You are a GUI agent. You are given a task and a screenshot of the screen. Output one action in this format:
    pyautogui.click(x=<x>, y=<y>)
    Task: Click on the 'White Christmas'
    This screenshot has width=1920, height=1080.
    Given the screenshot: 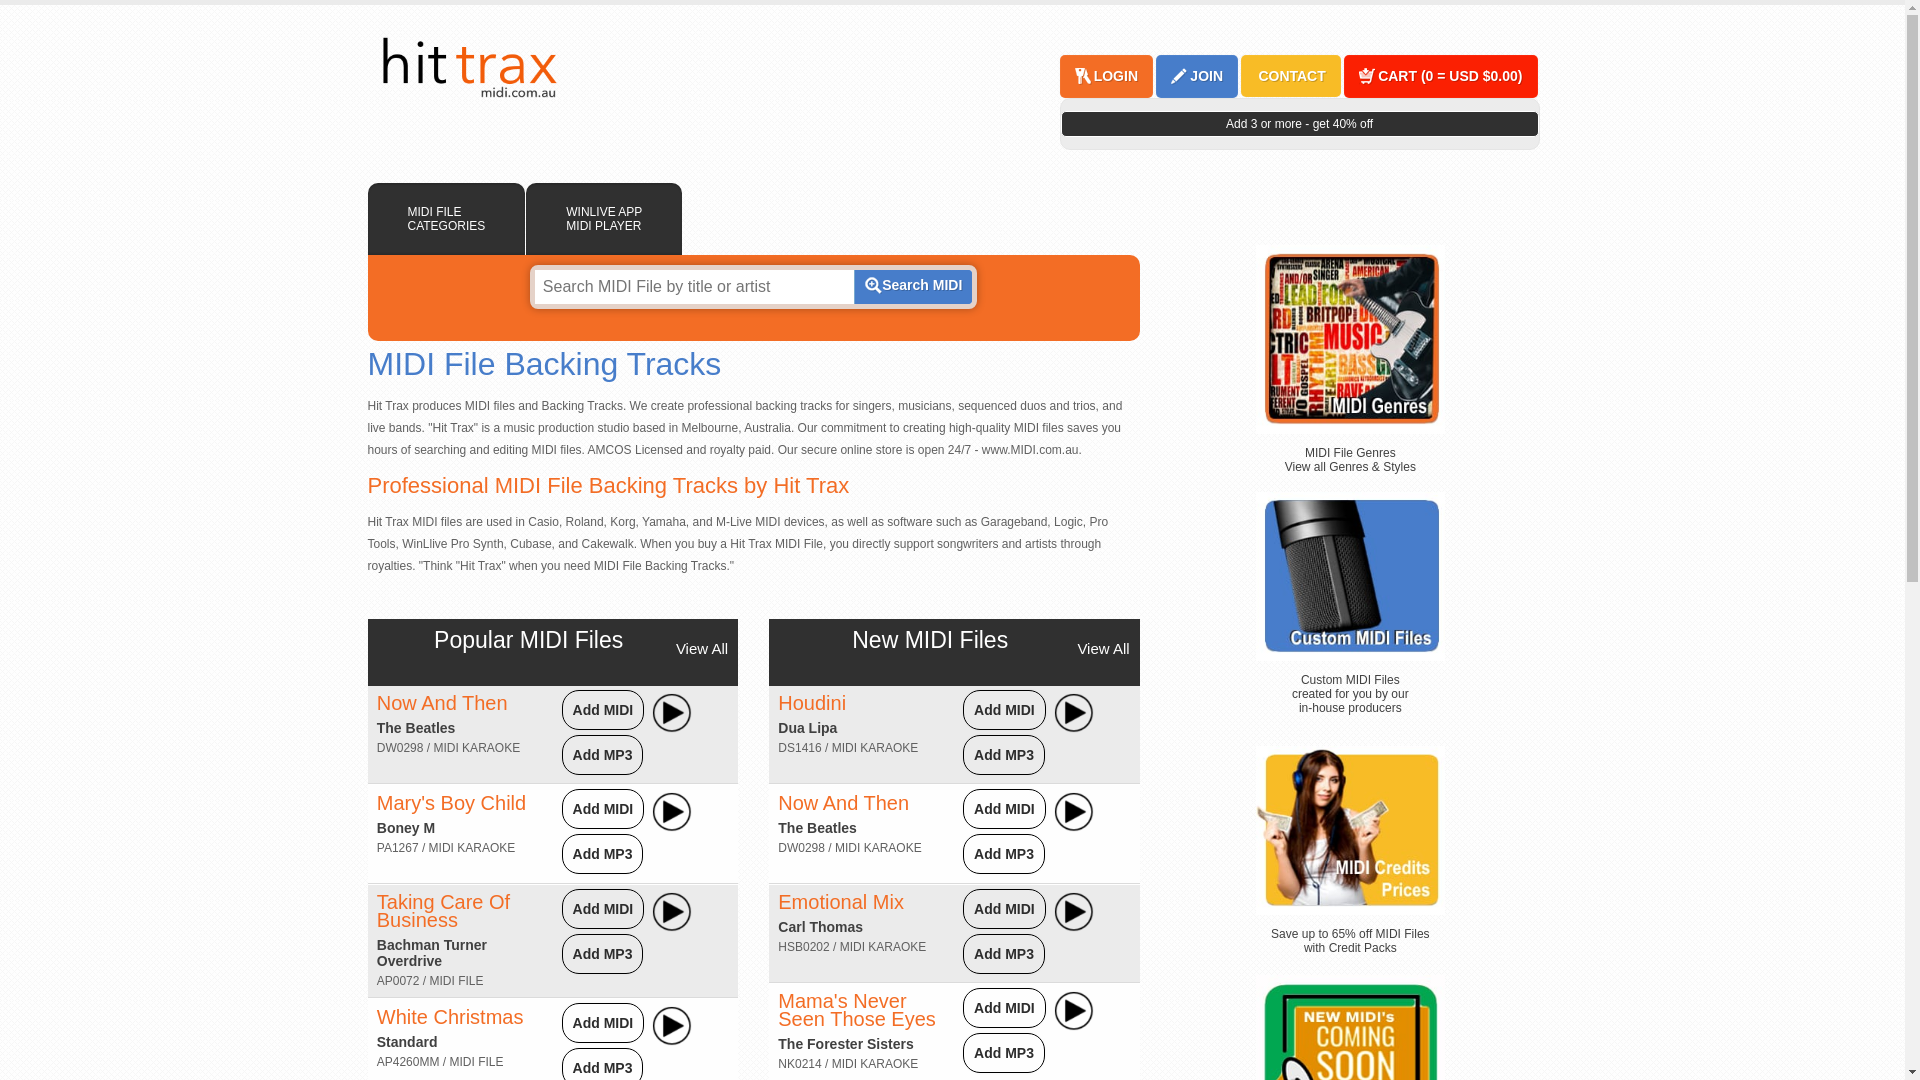 What is the action you would take?
    pyautogui.click(x=449, y=1017)
    